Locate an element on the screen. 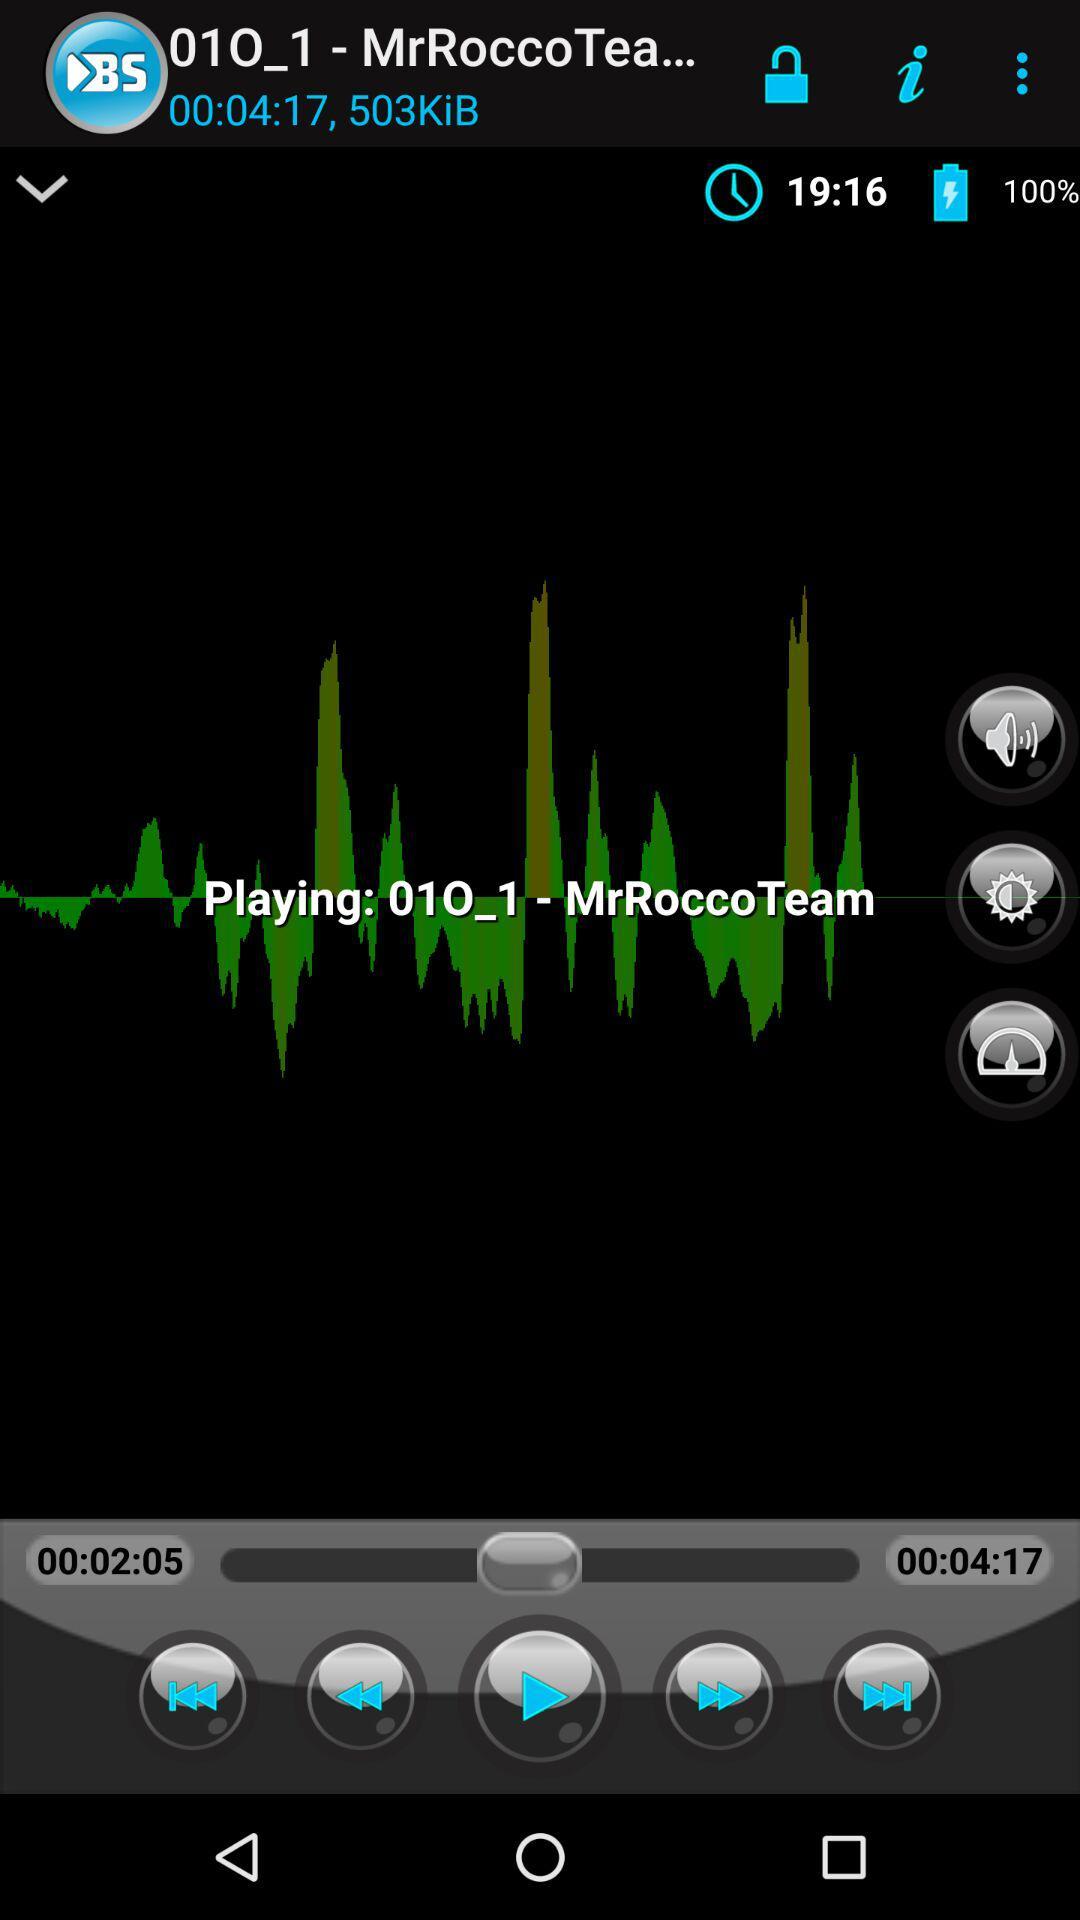  the skip_next icon is located at coordinates (886, 1695).